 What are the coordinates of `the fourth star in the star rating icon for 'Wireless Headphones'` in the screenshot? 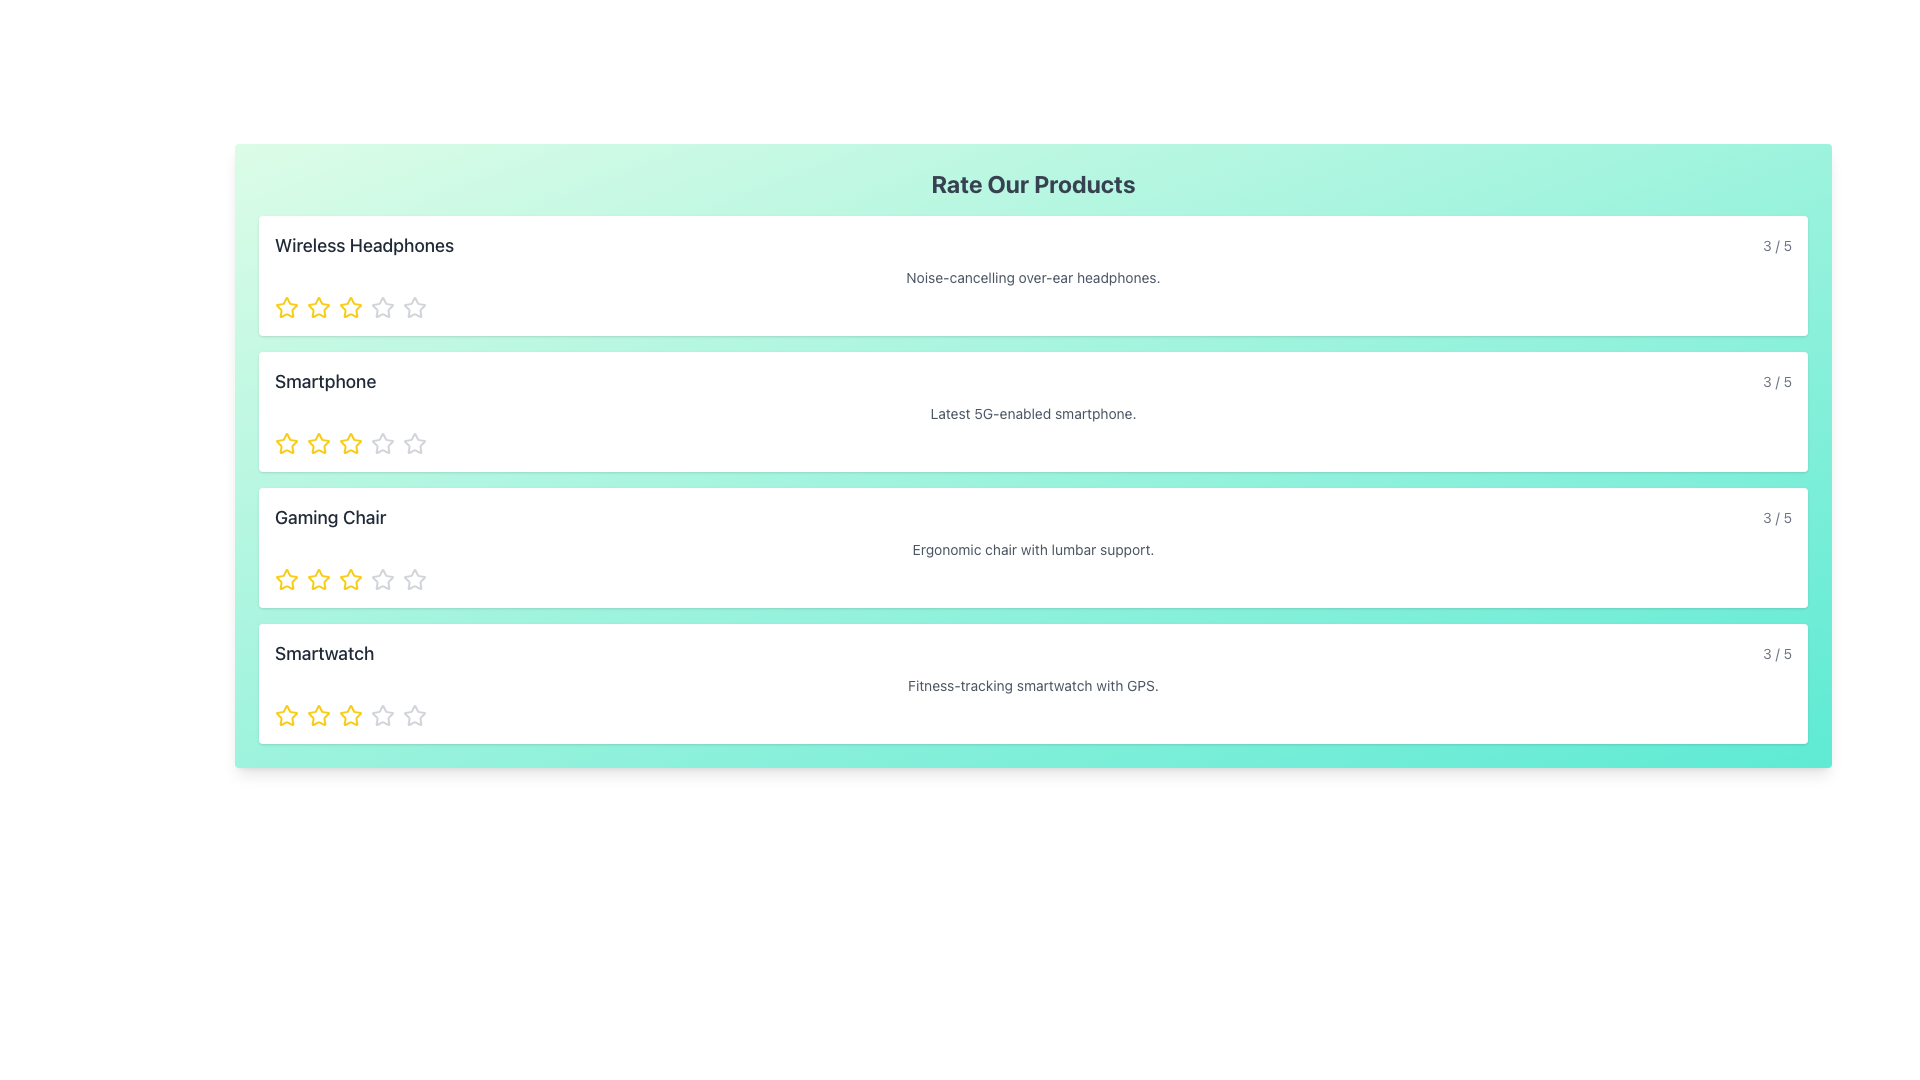 It's located at (413, 307).